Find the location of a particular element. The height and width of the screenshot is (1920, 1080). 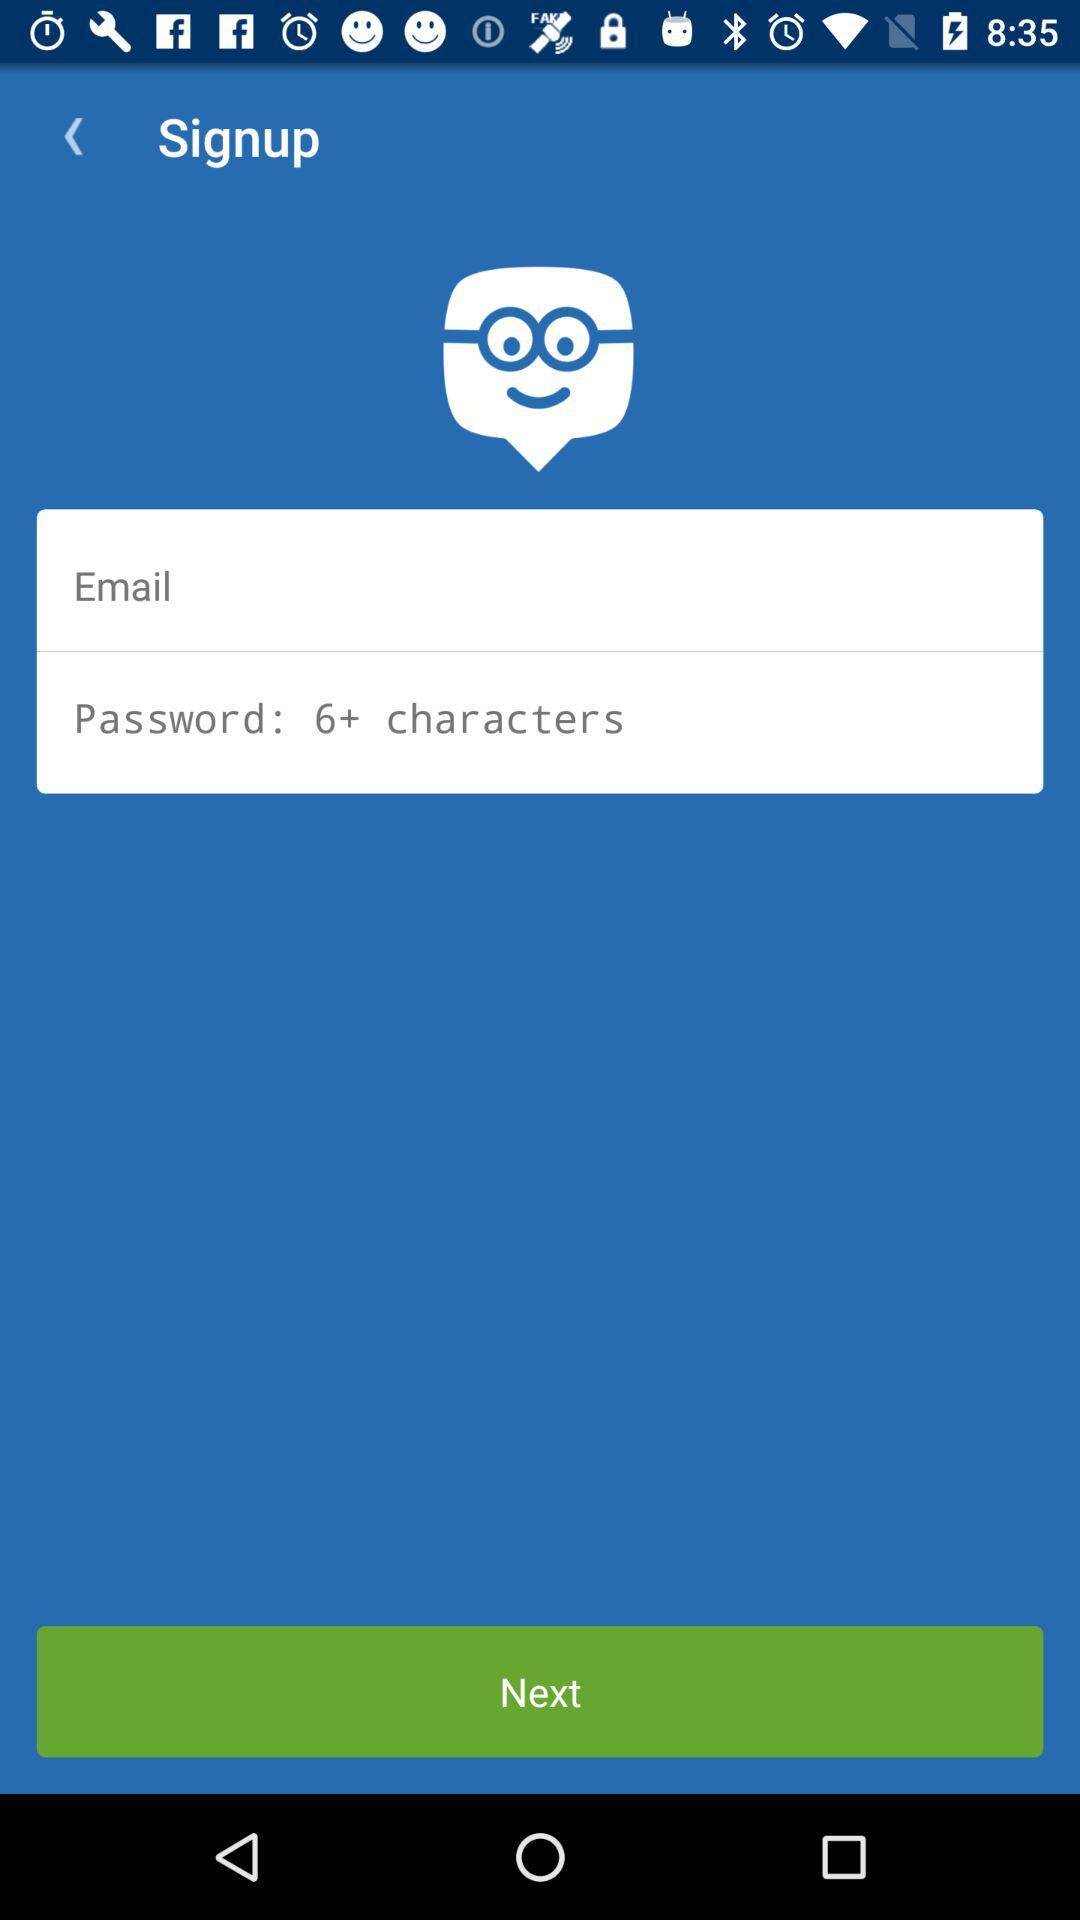

email field is located at coordinates (540, 584).